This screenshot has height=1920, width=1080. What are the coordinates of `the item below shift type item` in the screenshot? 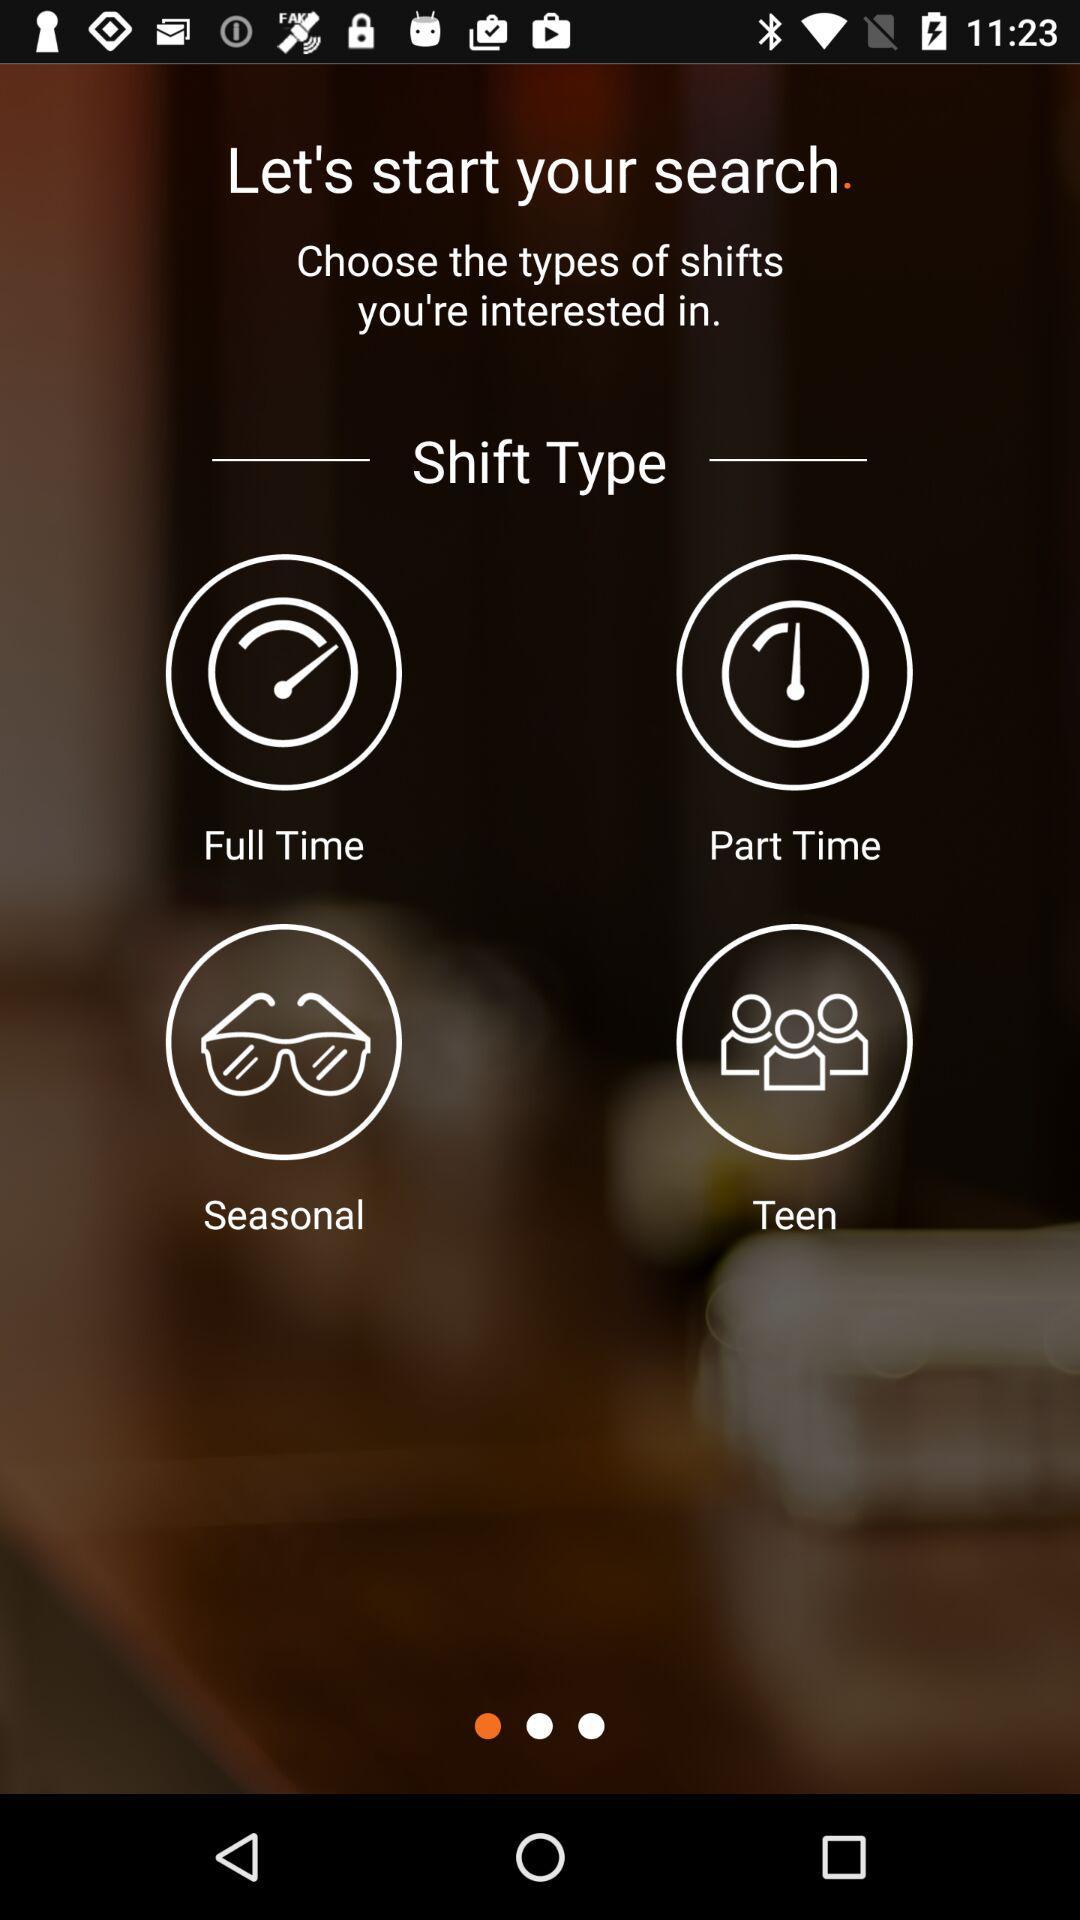 It's located at (538, 1725).